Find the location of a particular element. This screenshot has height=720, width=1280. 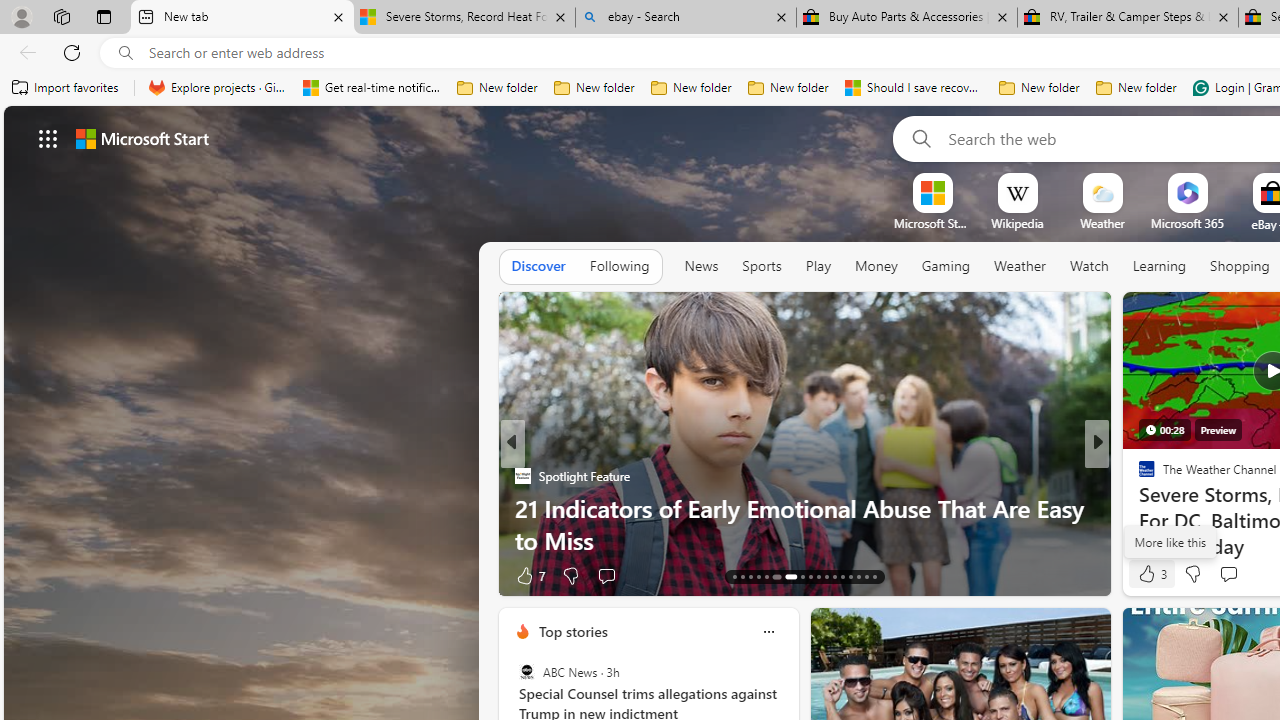

'AutomationID: tab-20' is located at coordinates (801, 577).